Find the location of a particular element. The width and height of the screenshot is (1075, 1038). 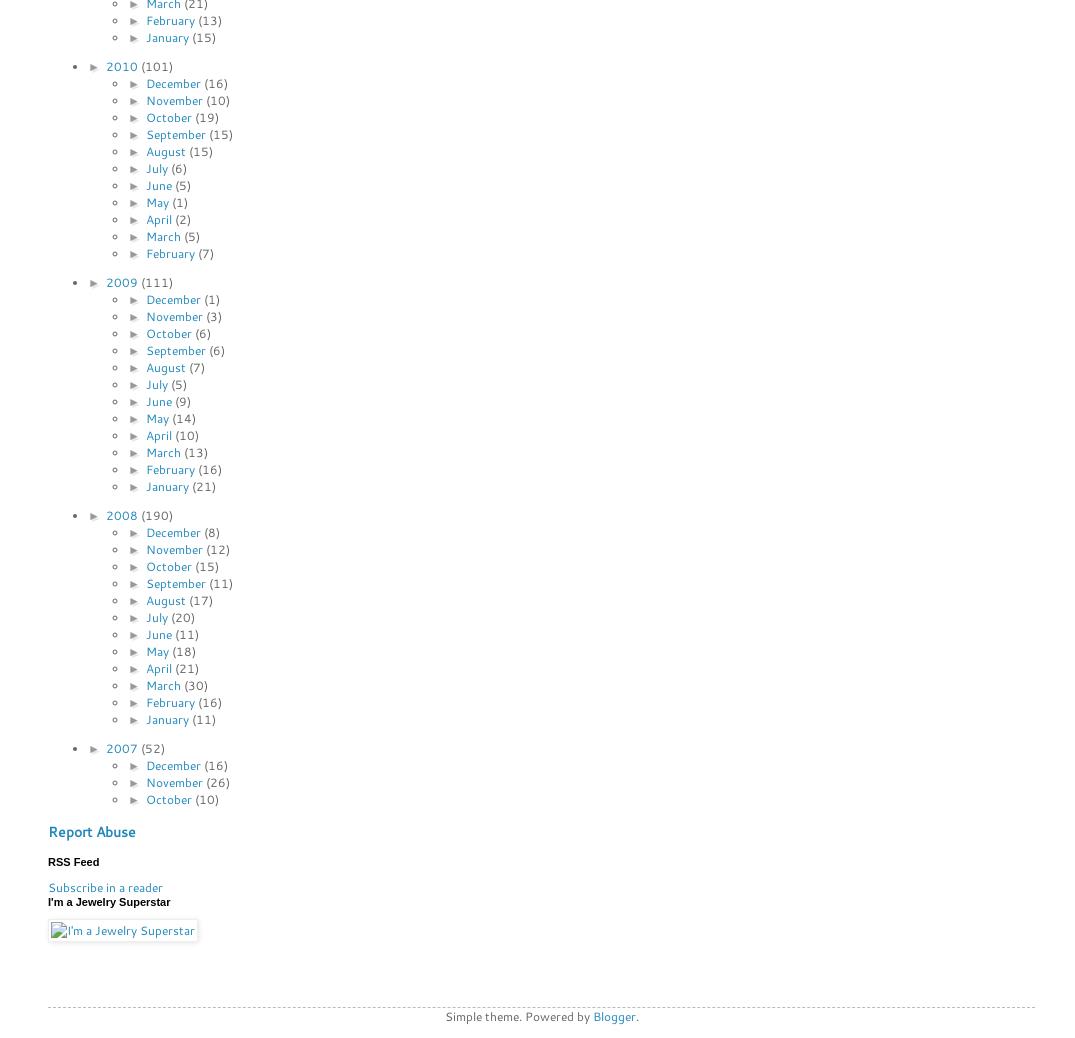

'(30)' is located at coordinates (195, 683).